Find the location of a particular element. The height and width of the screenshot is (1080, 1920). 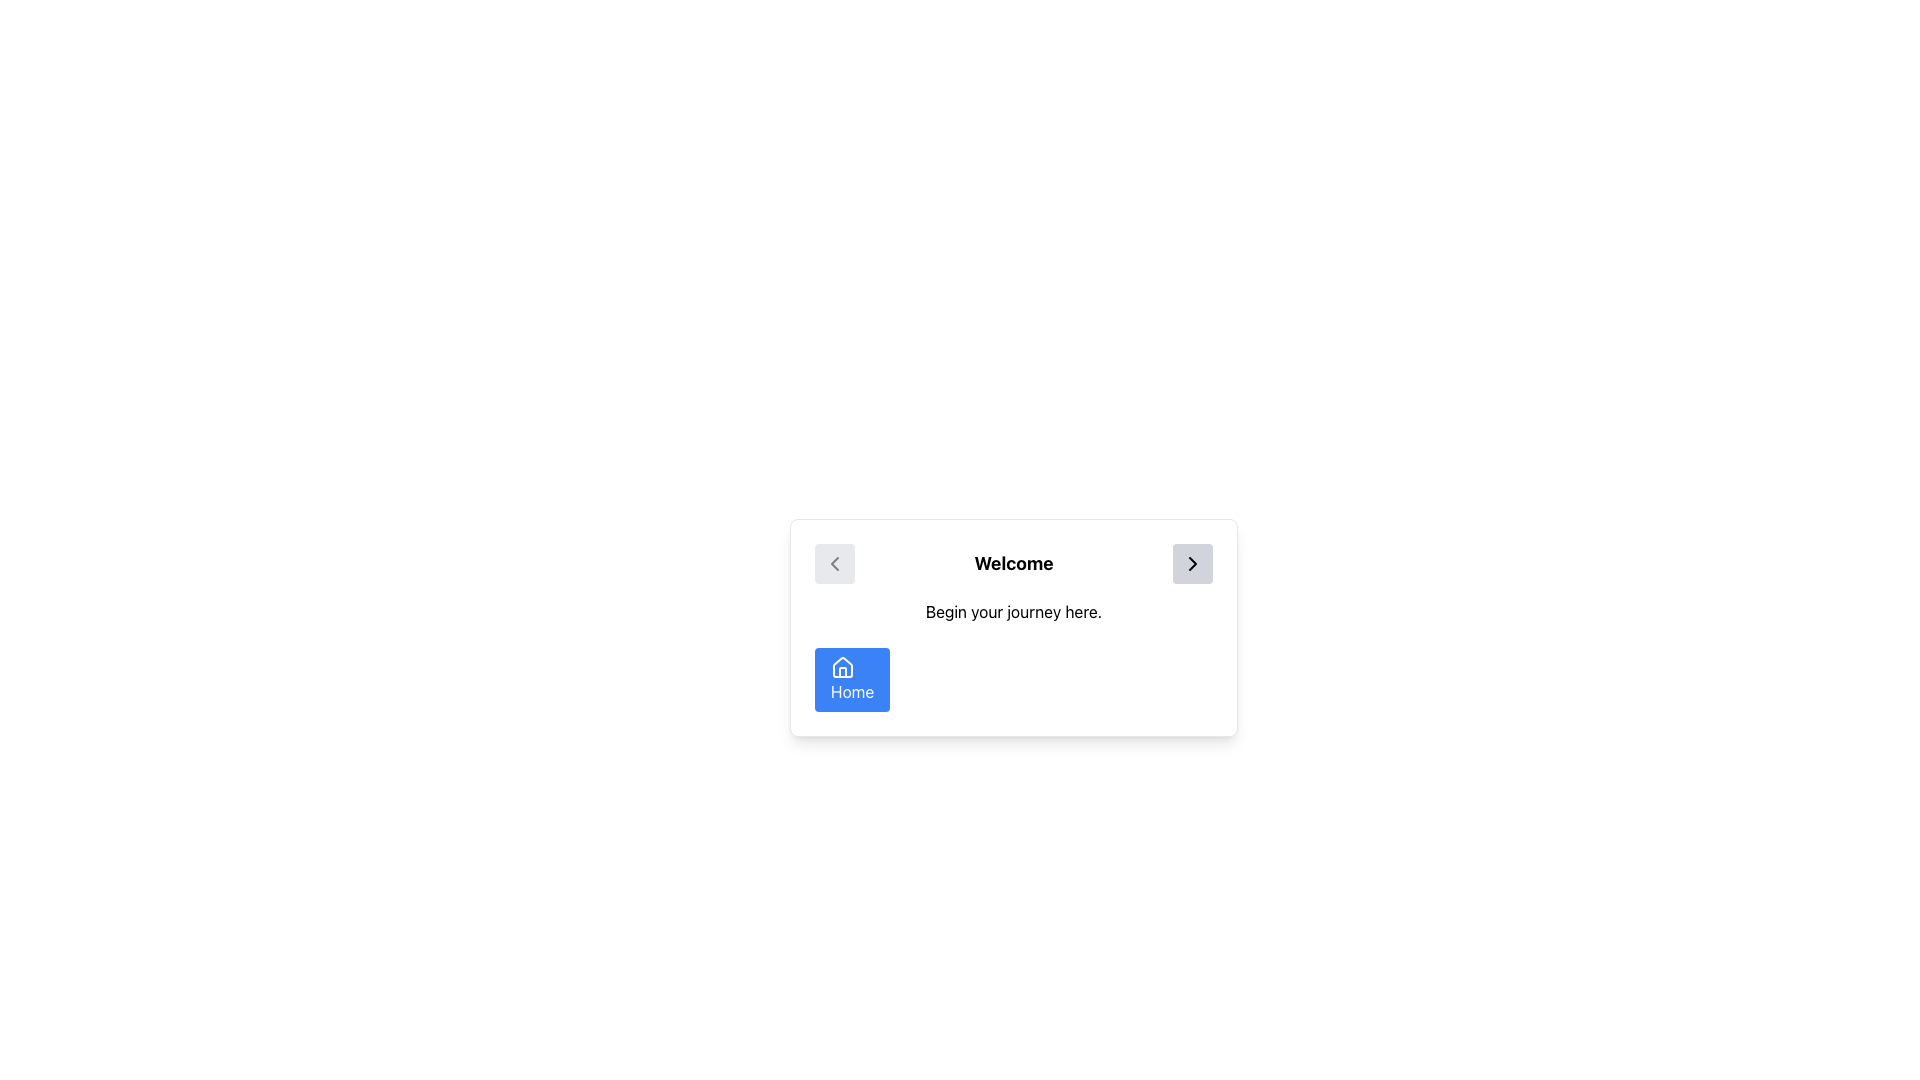

the roof part of the house icon located within the blue 'Home' button at the bottom left corner of the panel is located at coordinates (843, 667).